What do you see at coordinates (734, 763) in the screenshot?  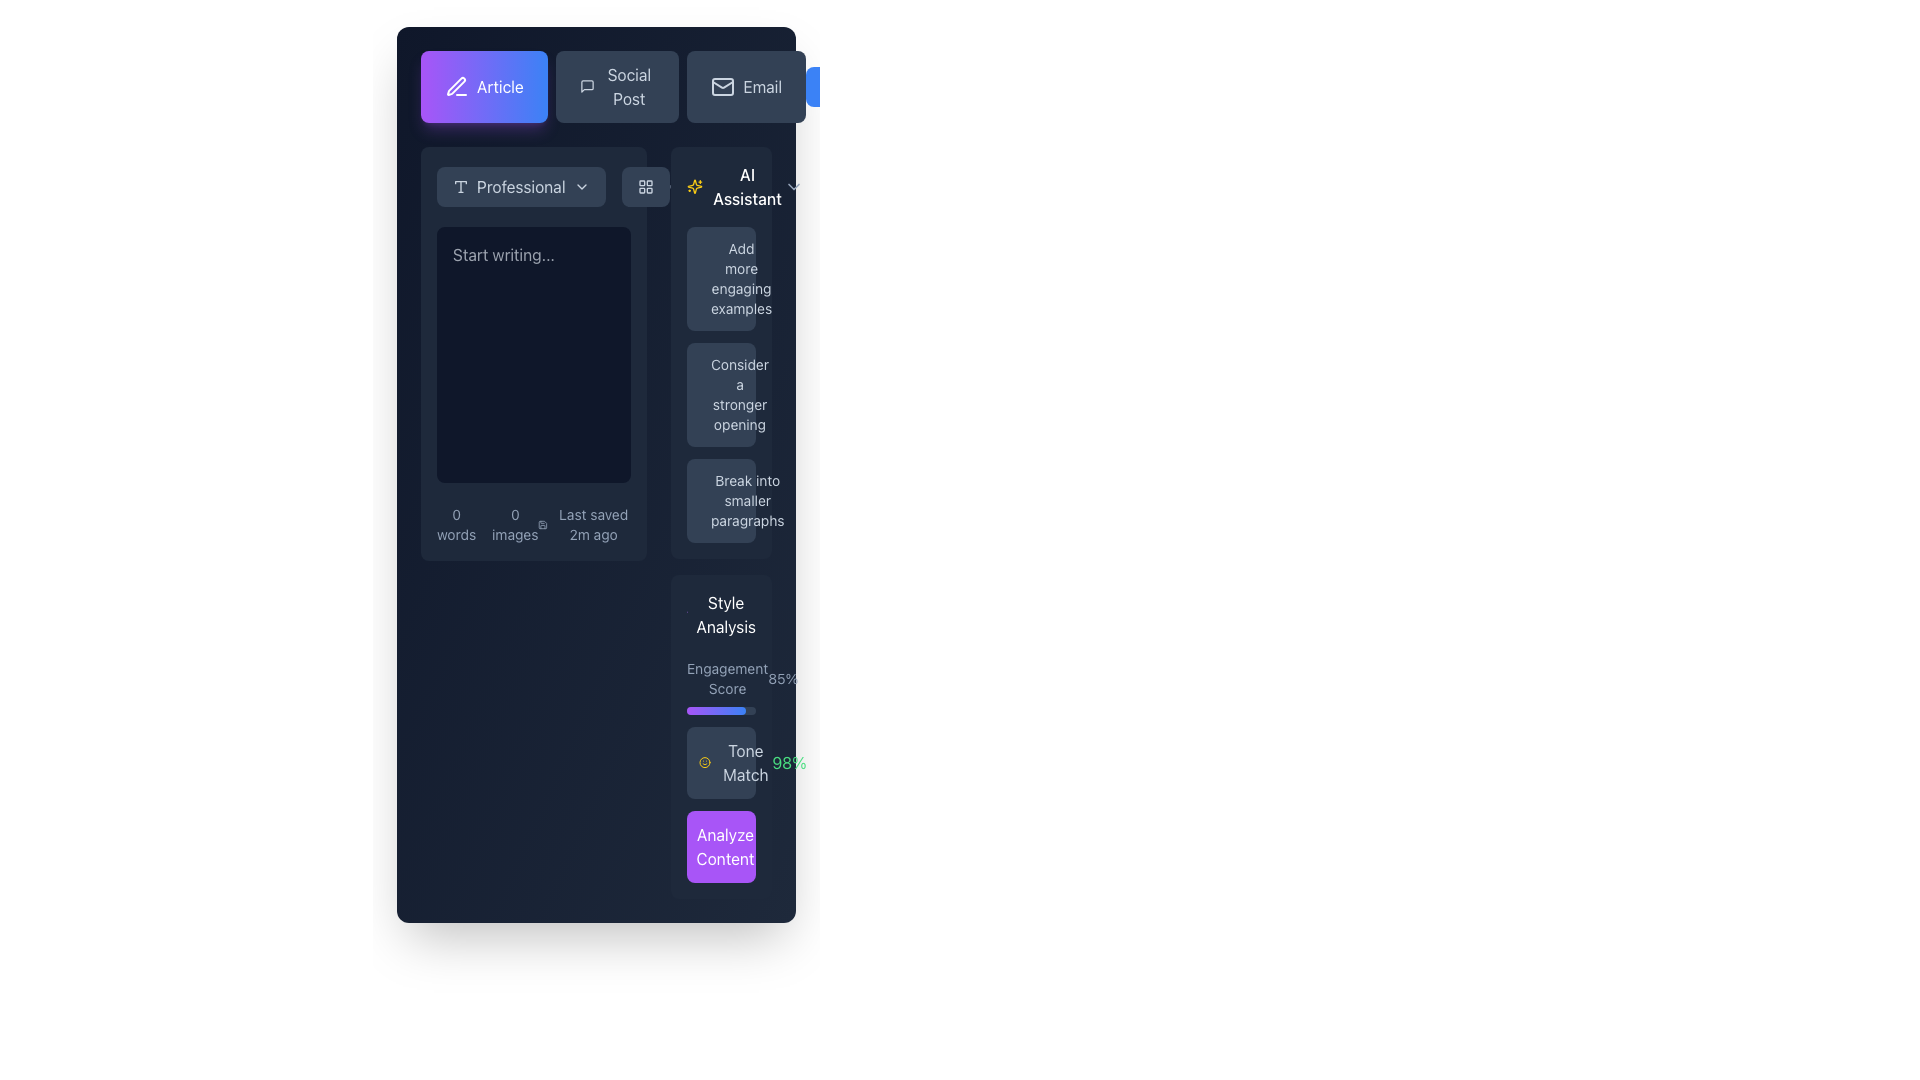 I see `the label-like UI element that features a smiling yellow emoji icon and the text 'Tone Match' in light gray, located in the 'Style Analysis' section of the card, above the '98%' text` at bounding box center [734, 763].